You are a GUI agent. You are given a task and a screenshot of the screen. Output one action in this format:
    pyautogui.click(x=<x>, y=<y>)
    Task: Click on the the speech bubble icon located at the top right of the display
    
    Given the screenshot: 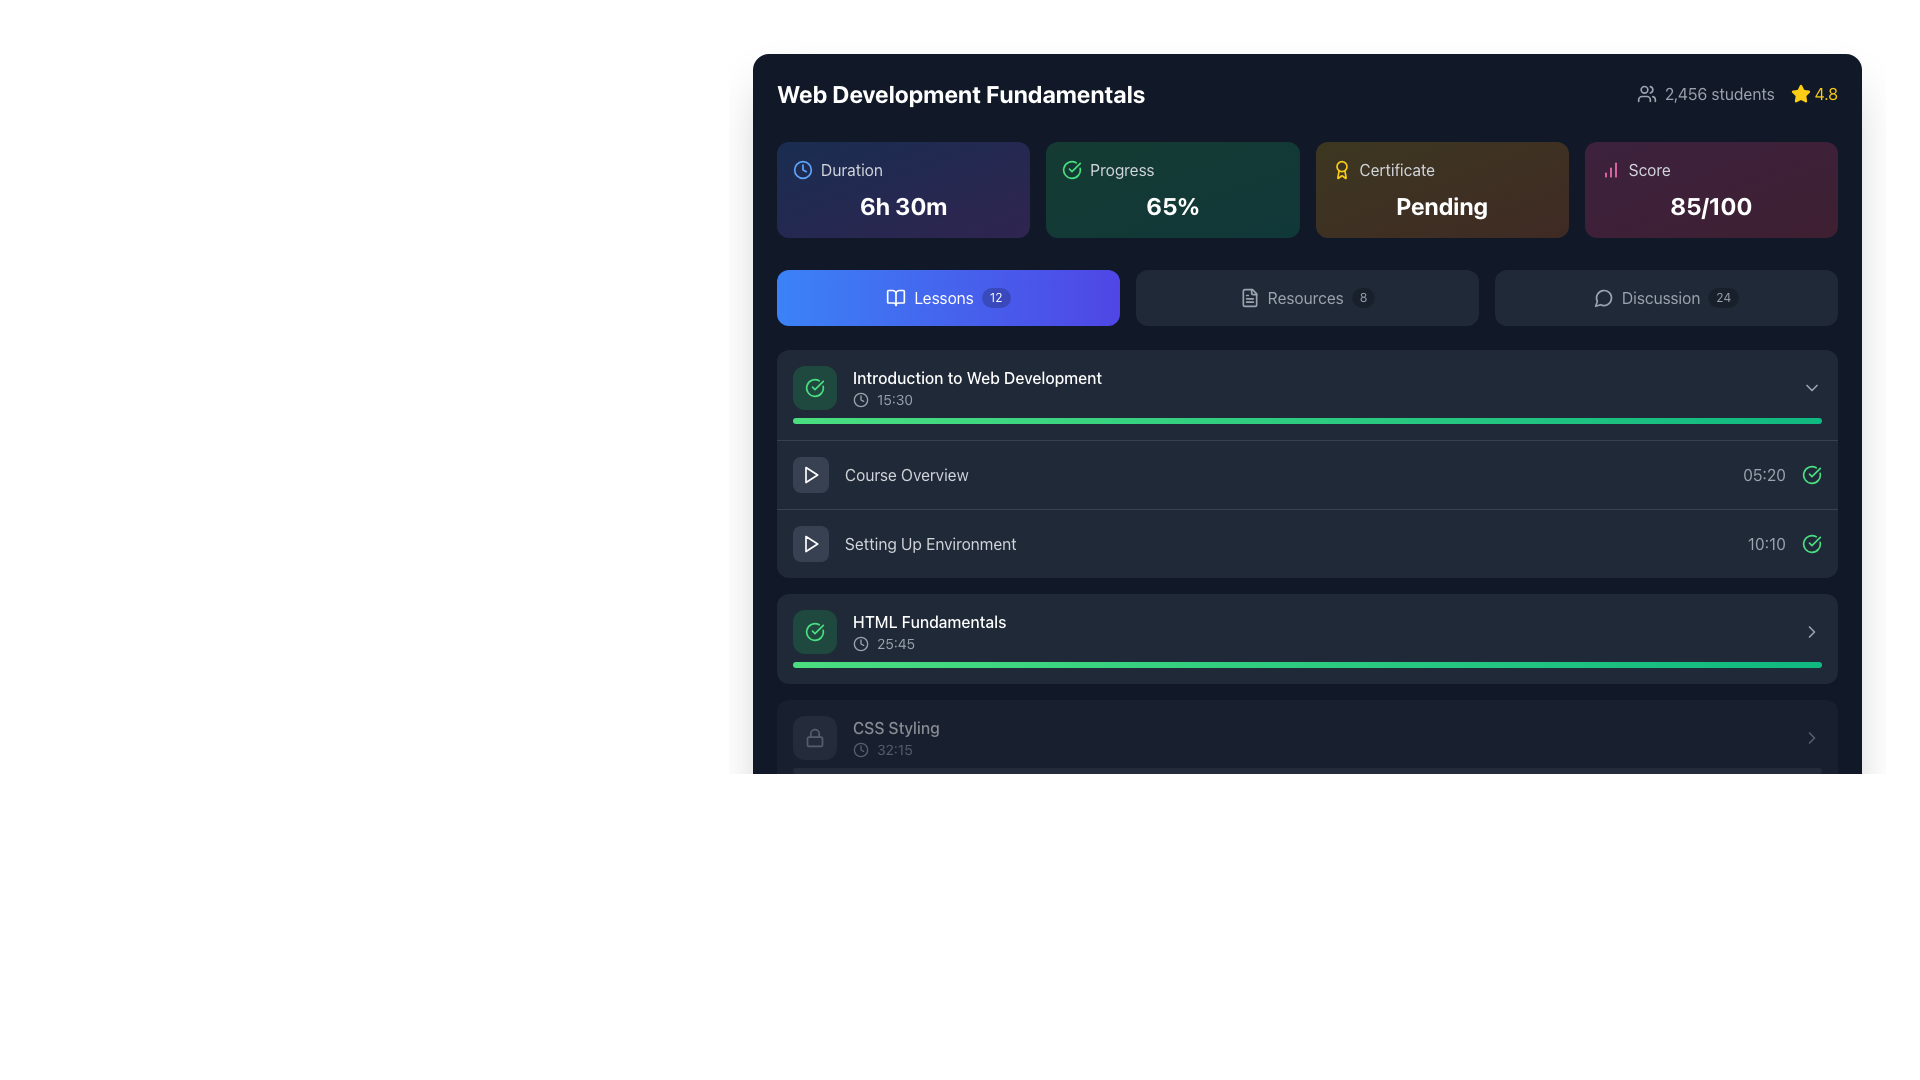 What is the action you would take?
    pyautogui.click(x=1603, y=298)
    